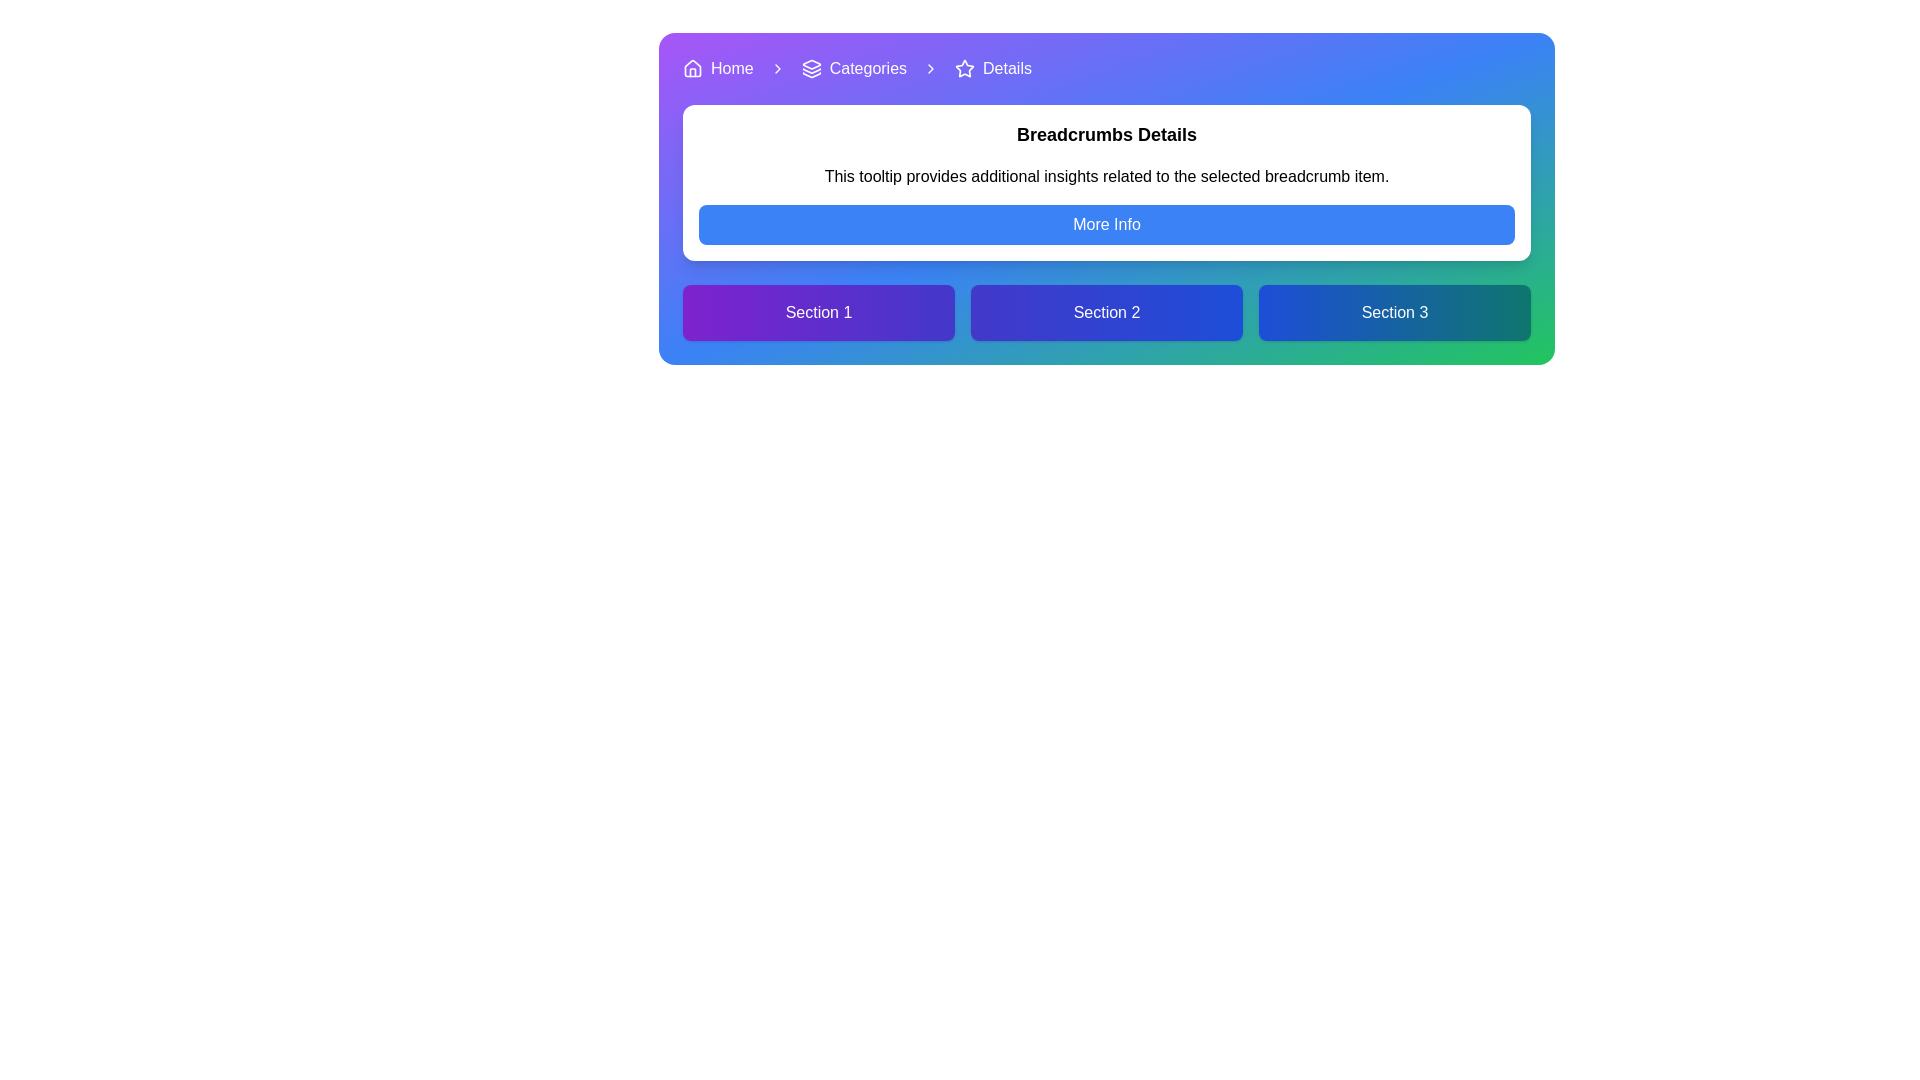 The image size is (1920, 1080). What do you see at coordinates (692, 67) in the screenshot?
I see `the 'Home' icon in the breadcrumb navigation at the top of the interface, which serves as a visual indicator for the 'Home' location` at bounding box center [692, 67].